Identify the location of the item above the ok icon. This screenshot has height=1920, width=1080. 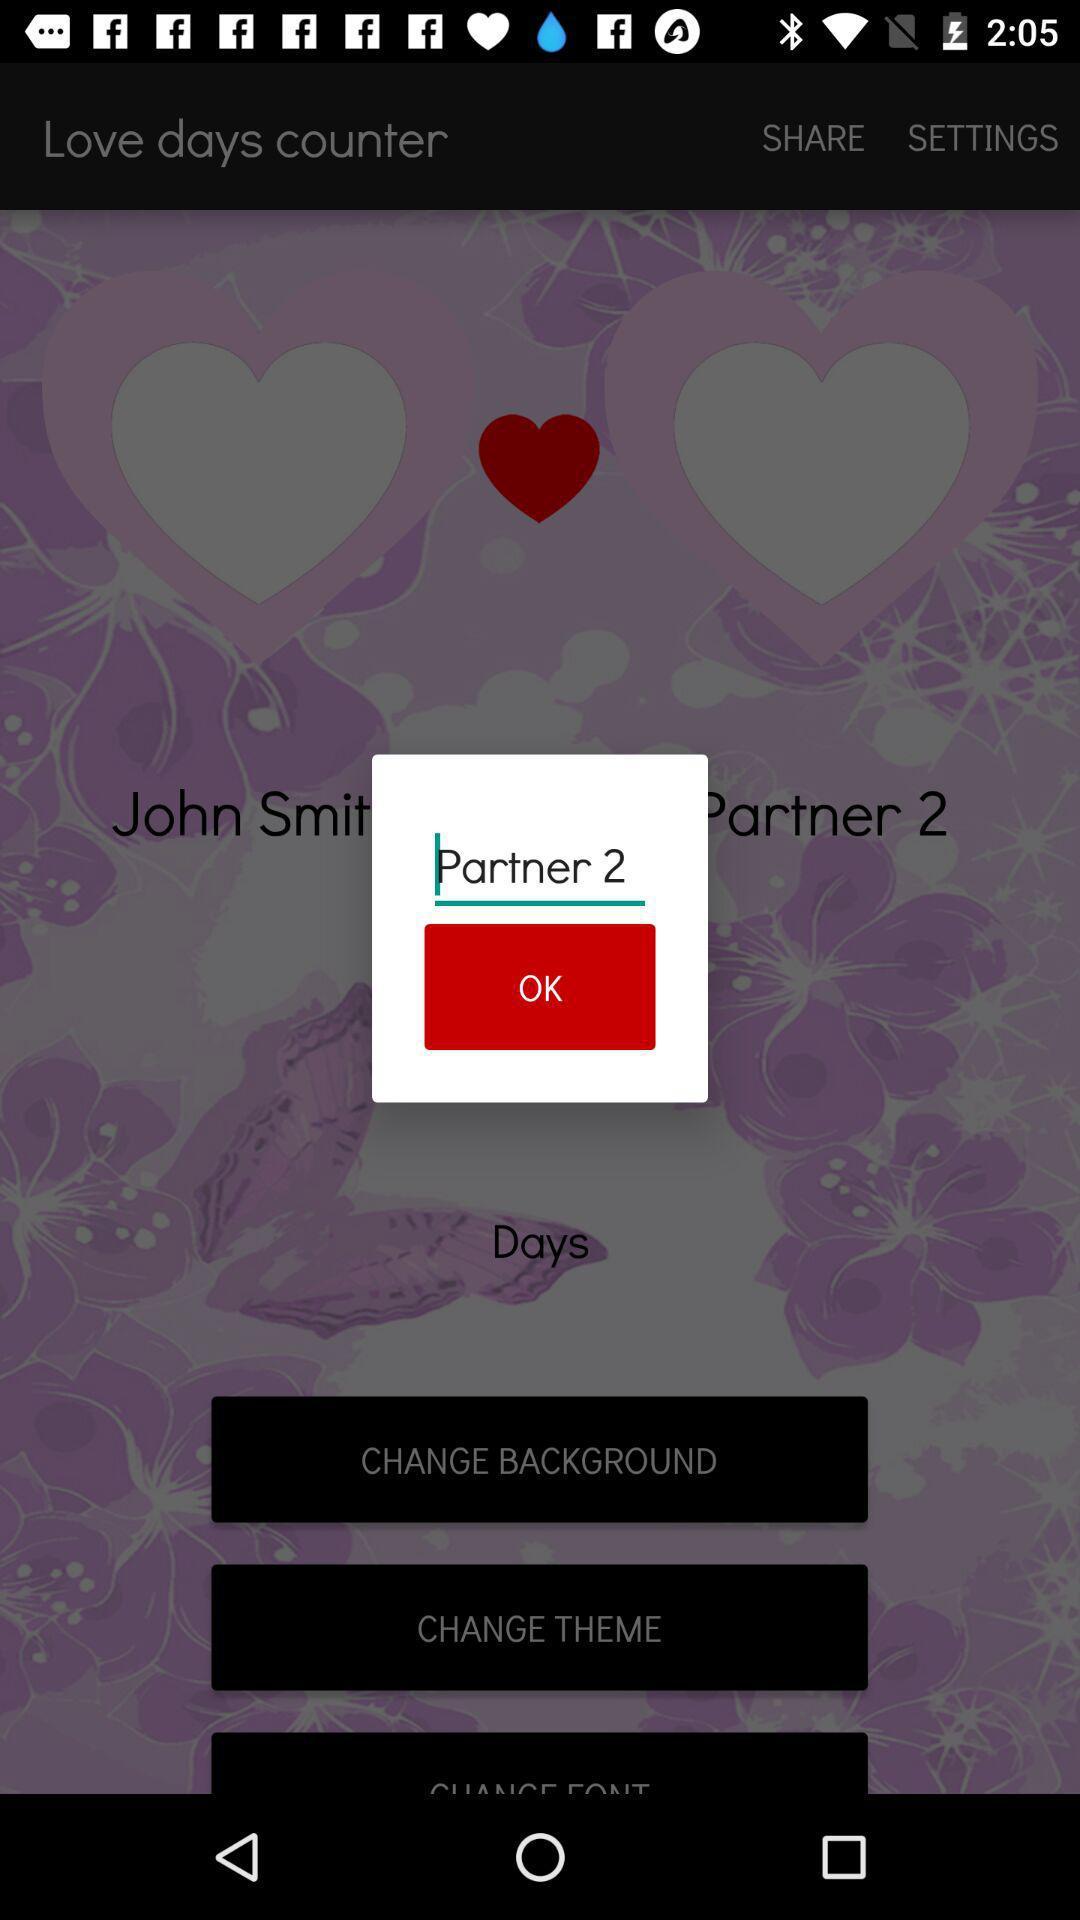
(540, 865).